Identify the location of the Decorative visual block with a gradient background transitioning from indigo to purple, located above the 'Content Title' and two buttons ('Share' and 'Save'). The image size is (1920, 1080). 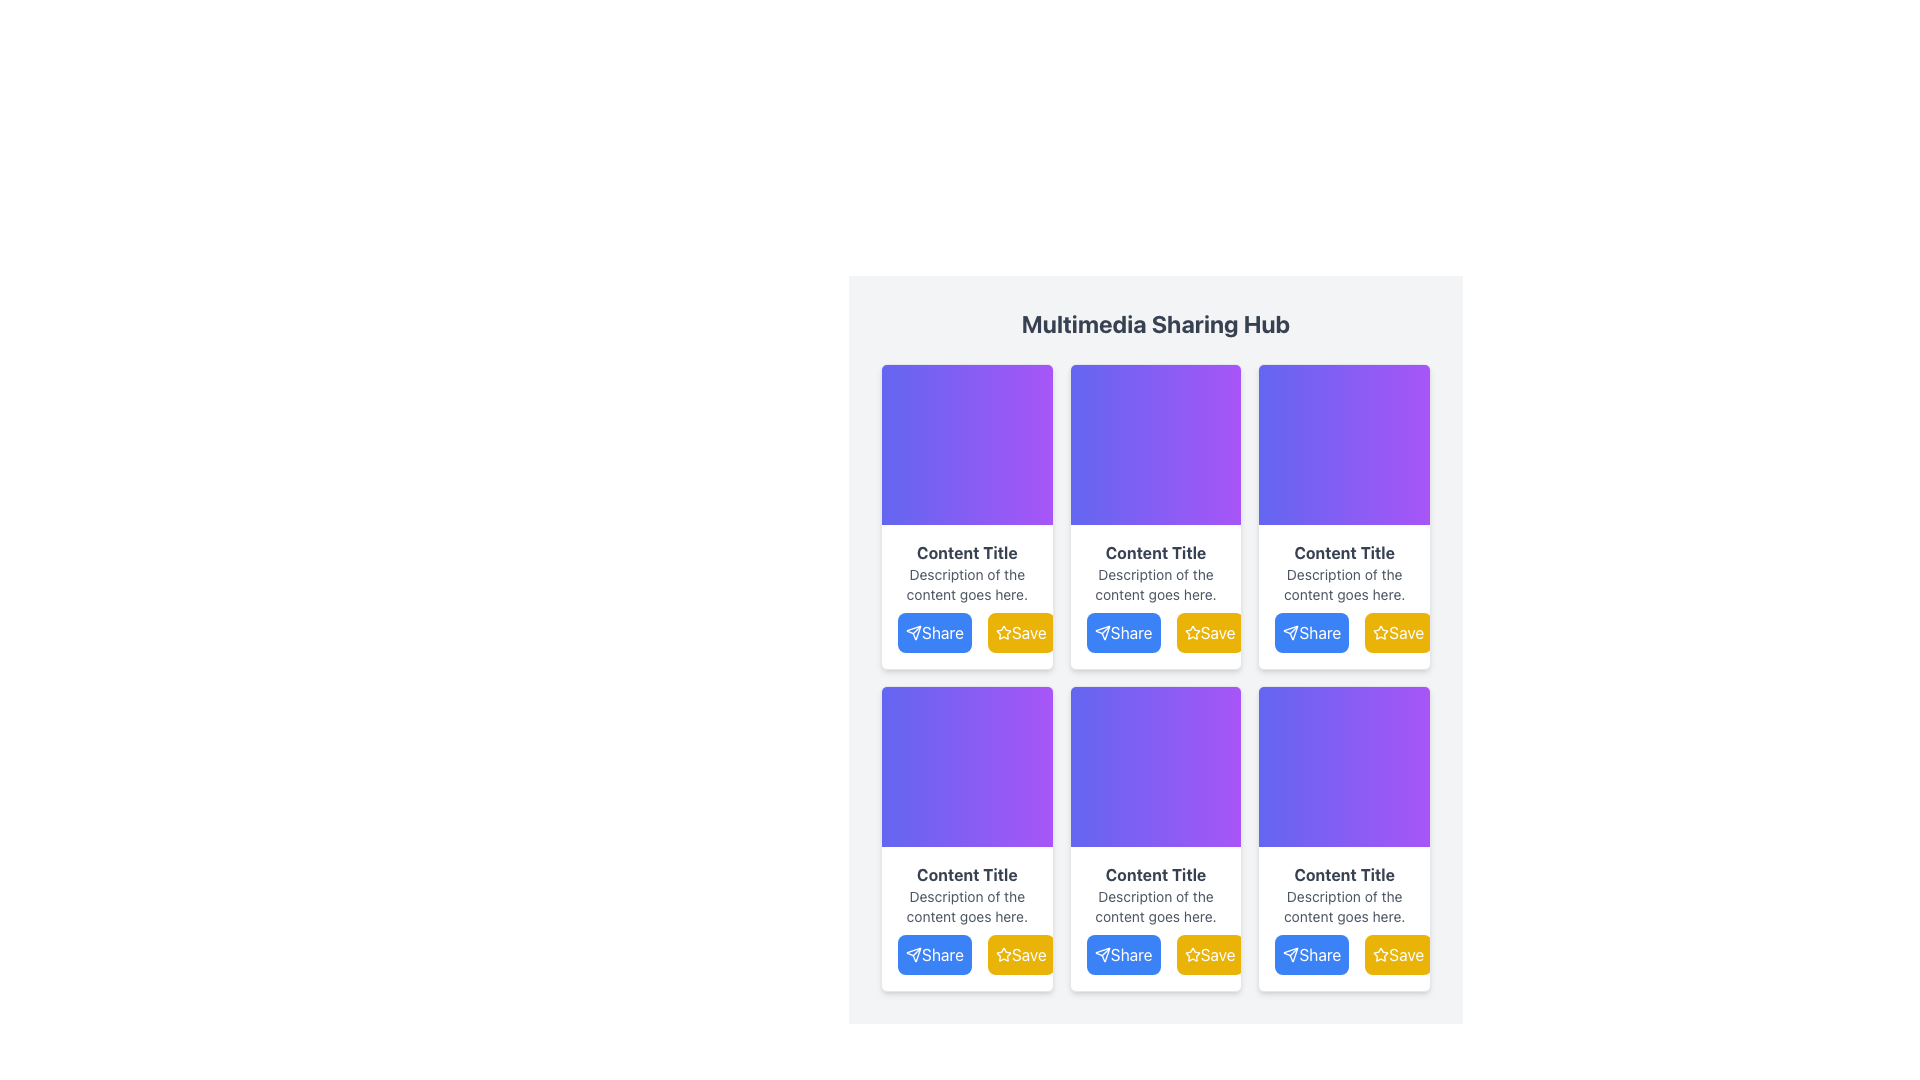
(1156, 443).